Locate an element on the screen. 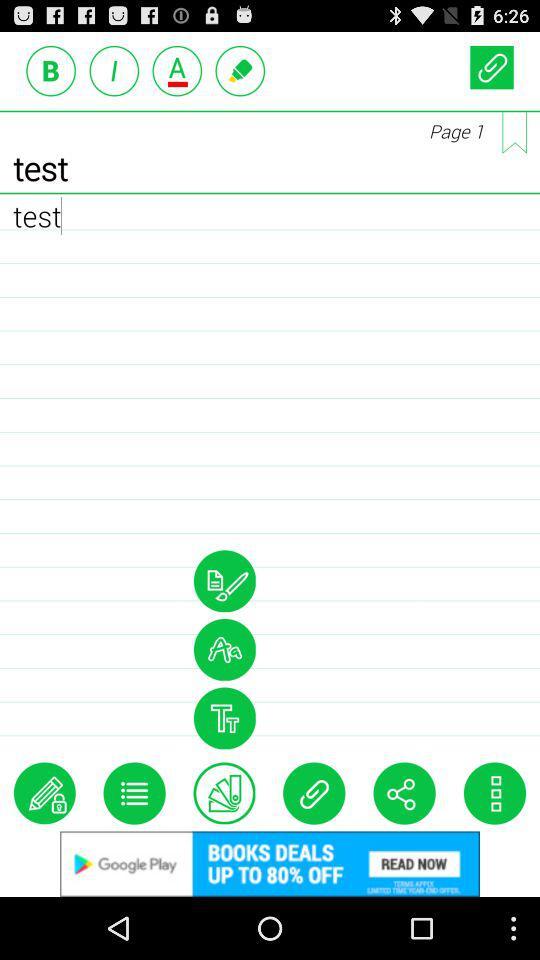 The image size is (540, 960). pin or clip button is located at coordinates (490, 67).